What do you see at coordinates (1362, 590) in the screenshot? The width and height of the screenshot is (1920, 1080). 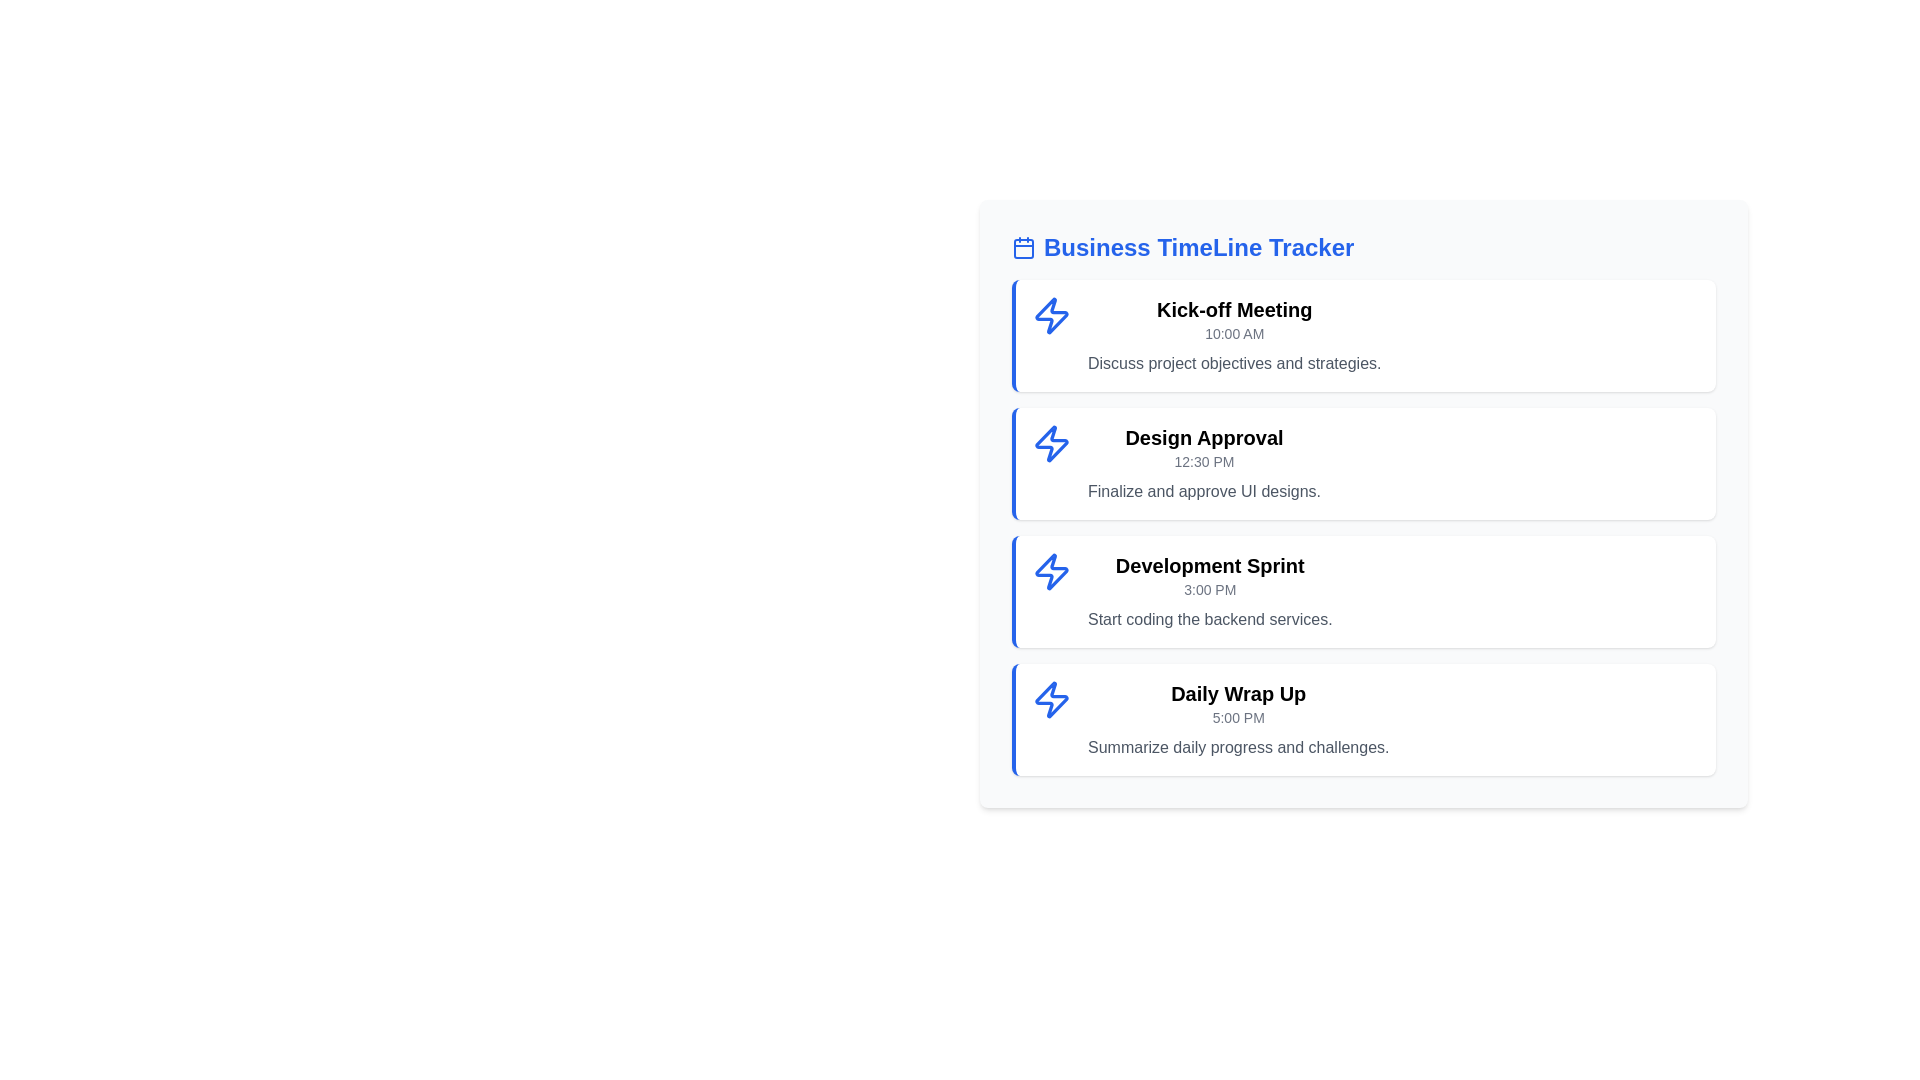 I see `details of the 'Development Sprint' task card, which includes the title, time, and description, located in the timeline interface` at bounding box center [1362, 590].